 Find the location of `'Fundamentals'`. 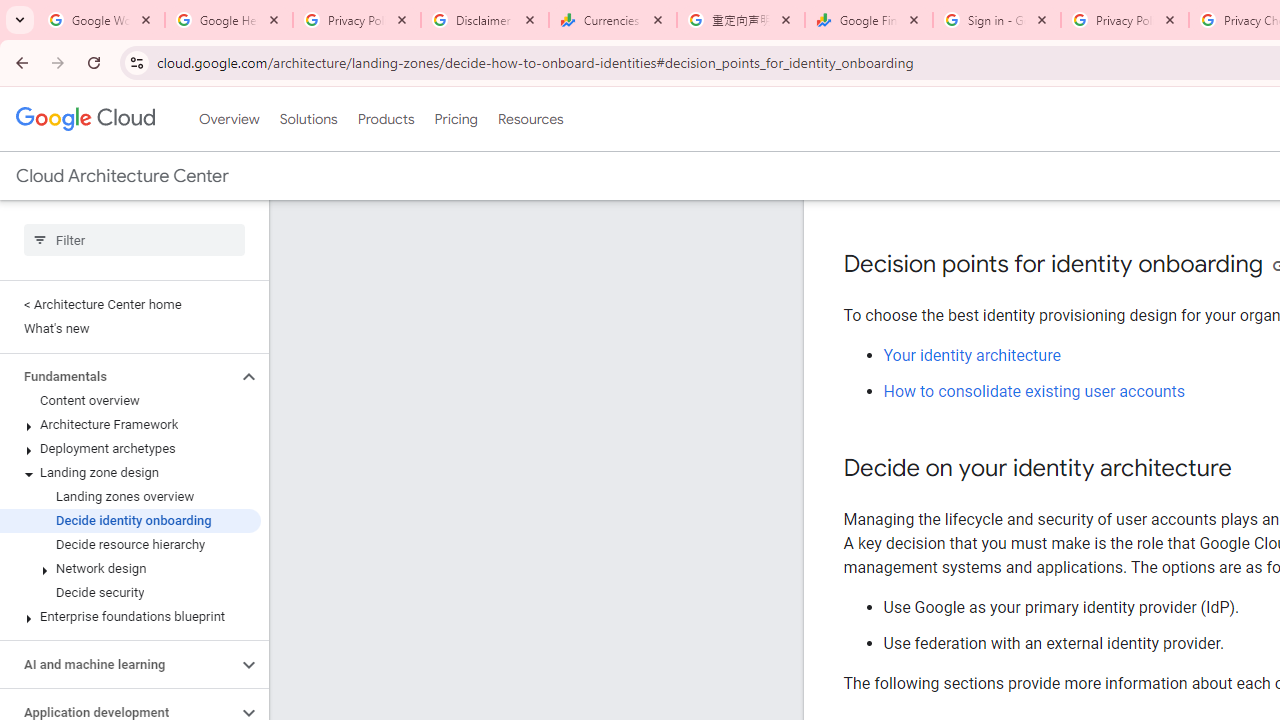

'Fundamentals' is located at coordinates (117, 376).